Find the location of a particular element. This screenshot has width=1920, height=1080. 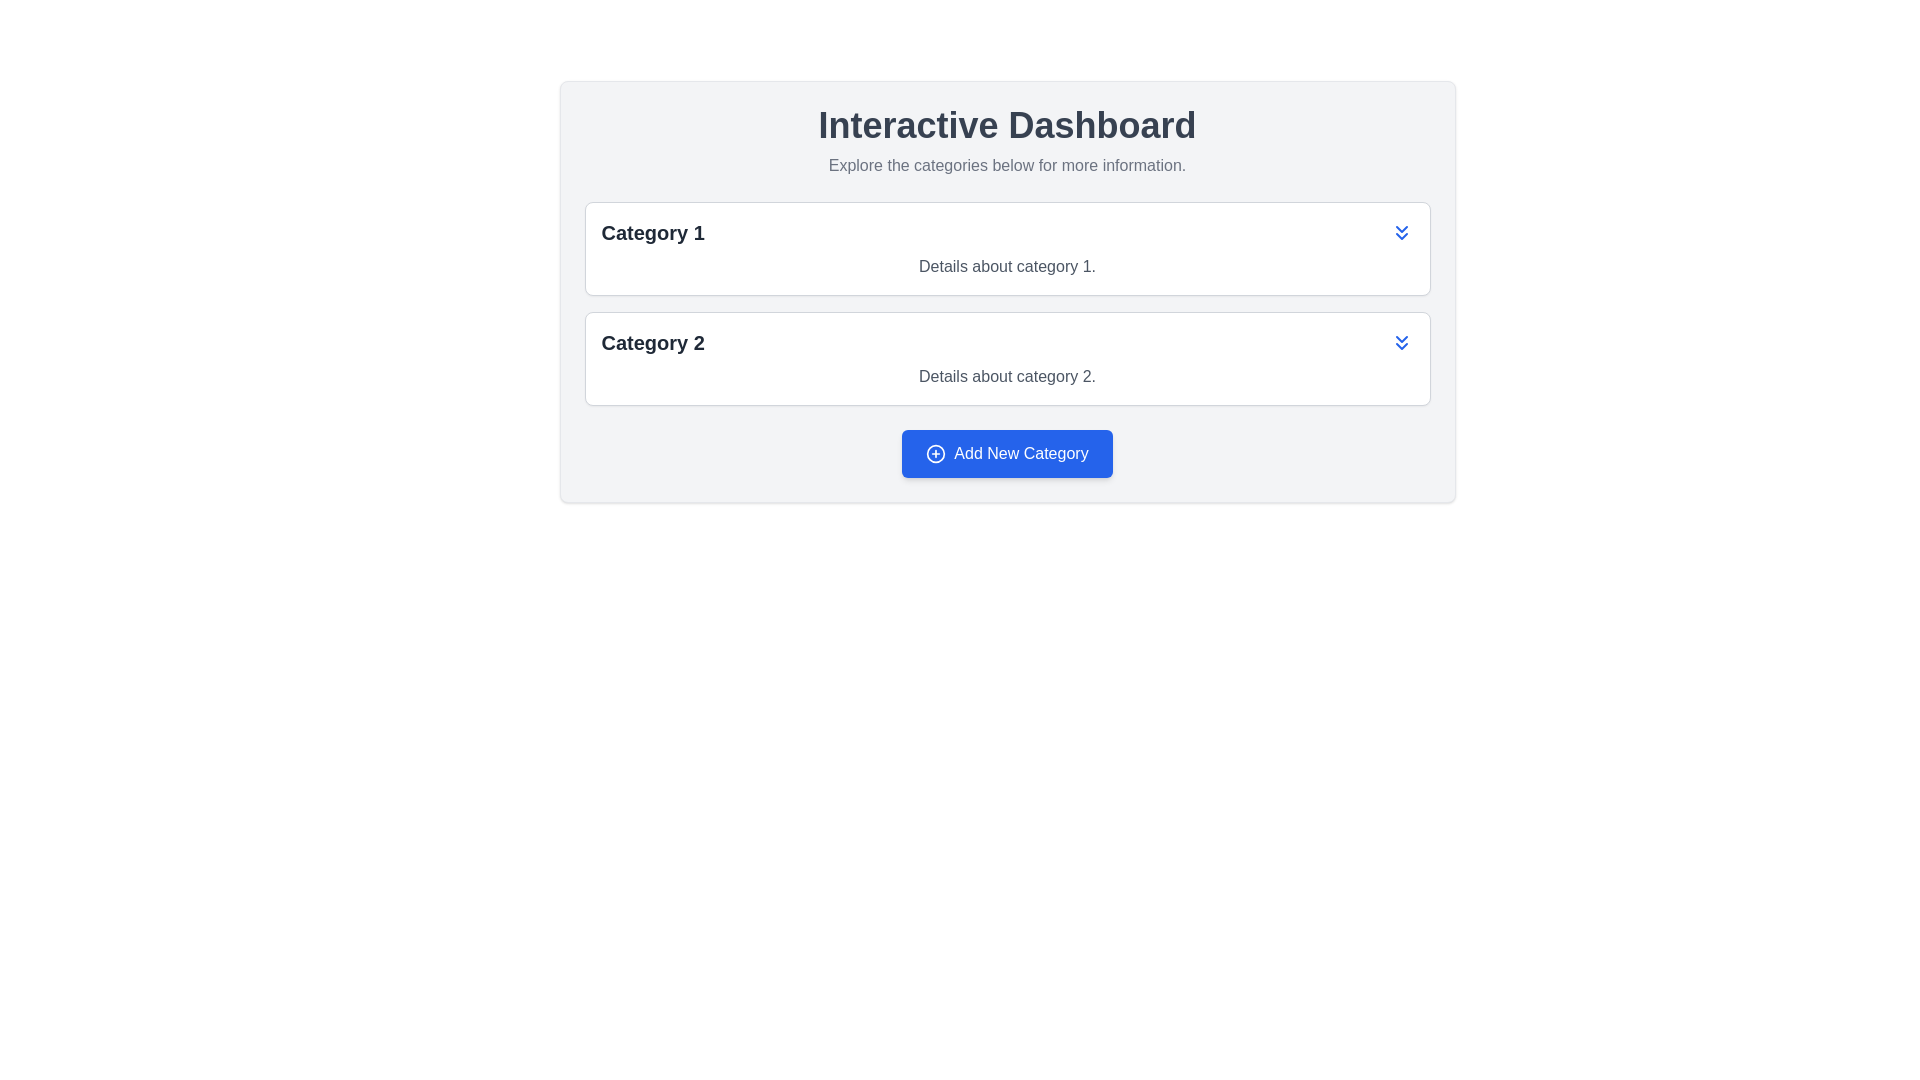

the informational text label for 'Category 1', which is positioned below the title within a bordered and rounded card is located at coordinates (1007, 265).